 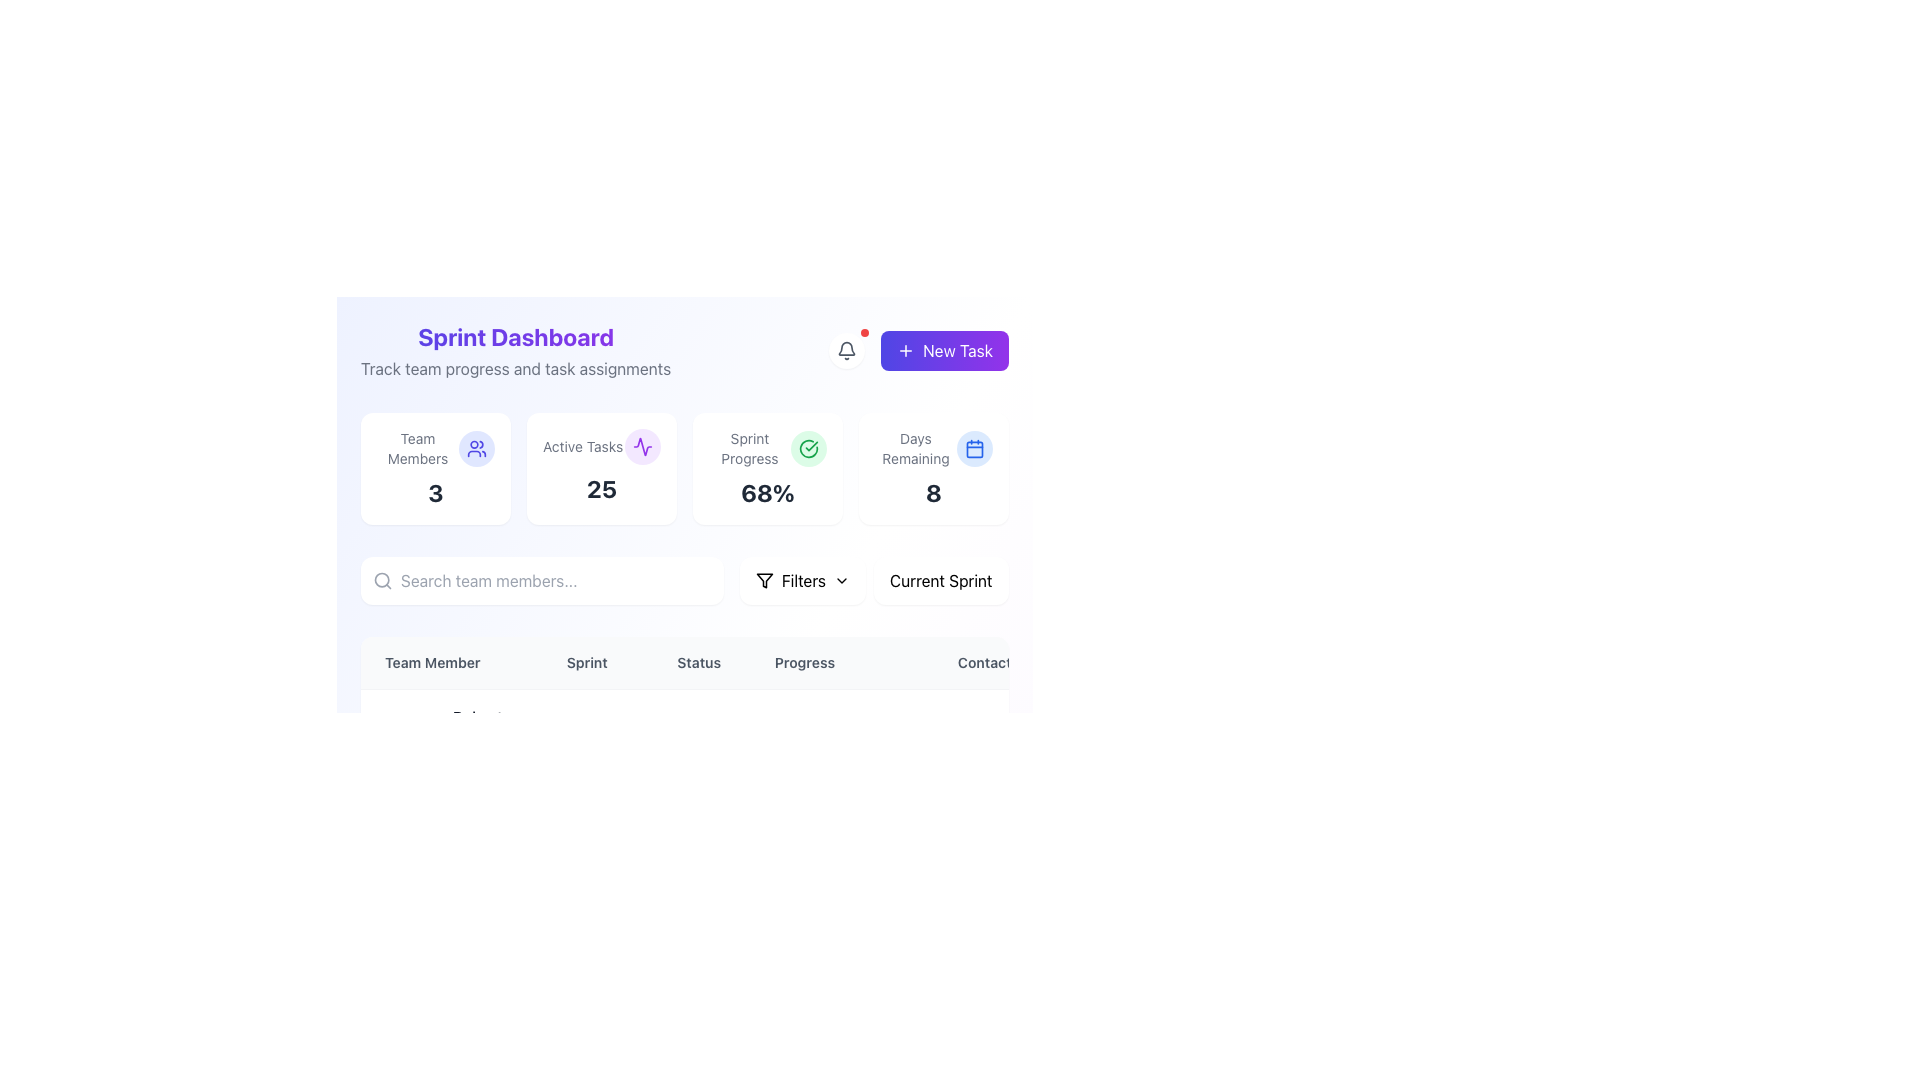 I want to click on the User information card component that displays a user's name, role, and status, located in the 'Team Member' section of the 'Sprint Dashboard', so click(x=450, y=869).